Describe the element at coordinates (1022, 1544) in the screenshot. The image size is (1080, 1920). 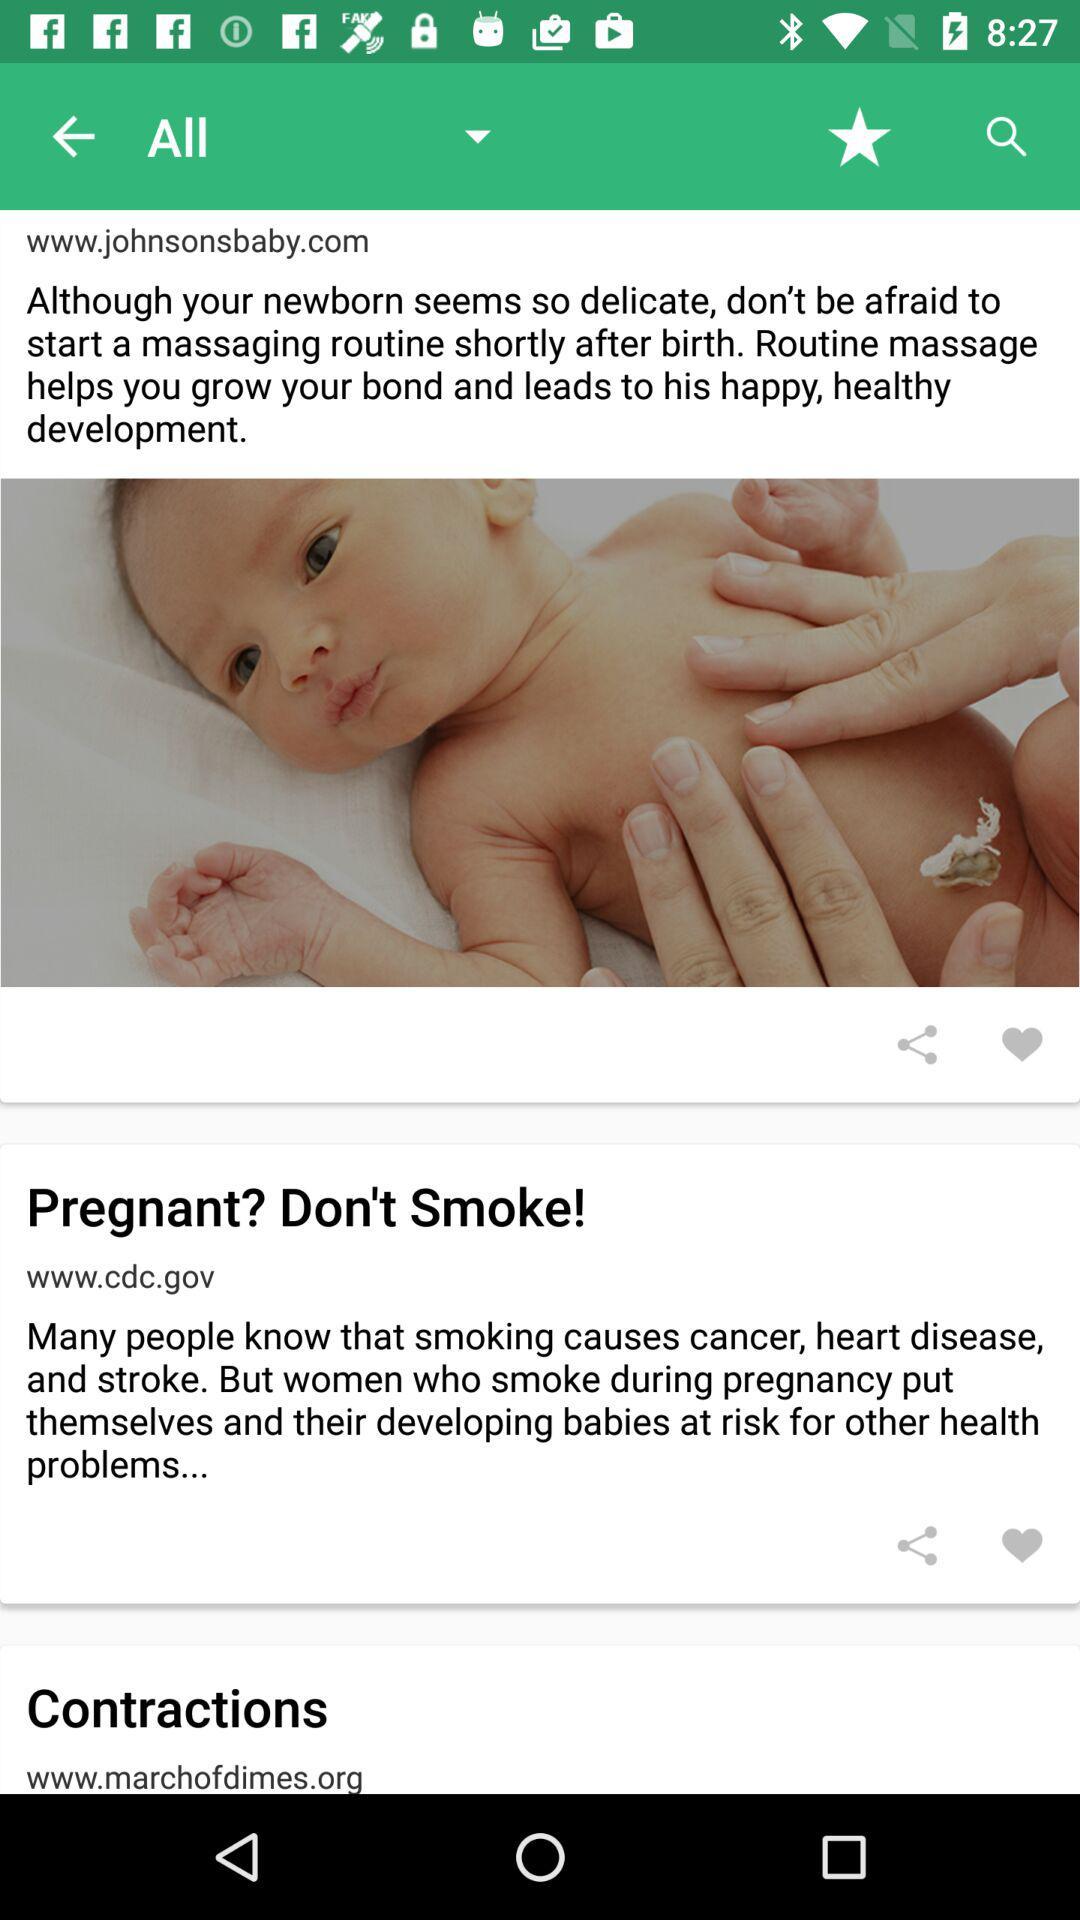
I see `like the article` at that location.